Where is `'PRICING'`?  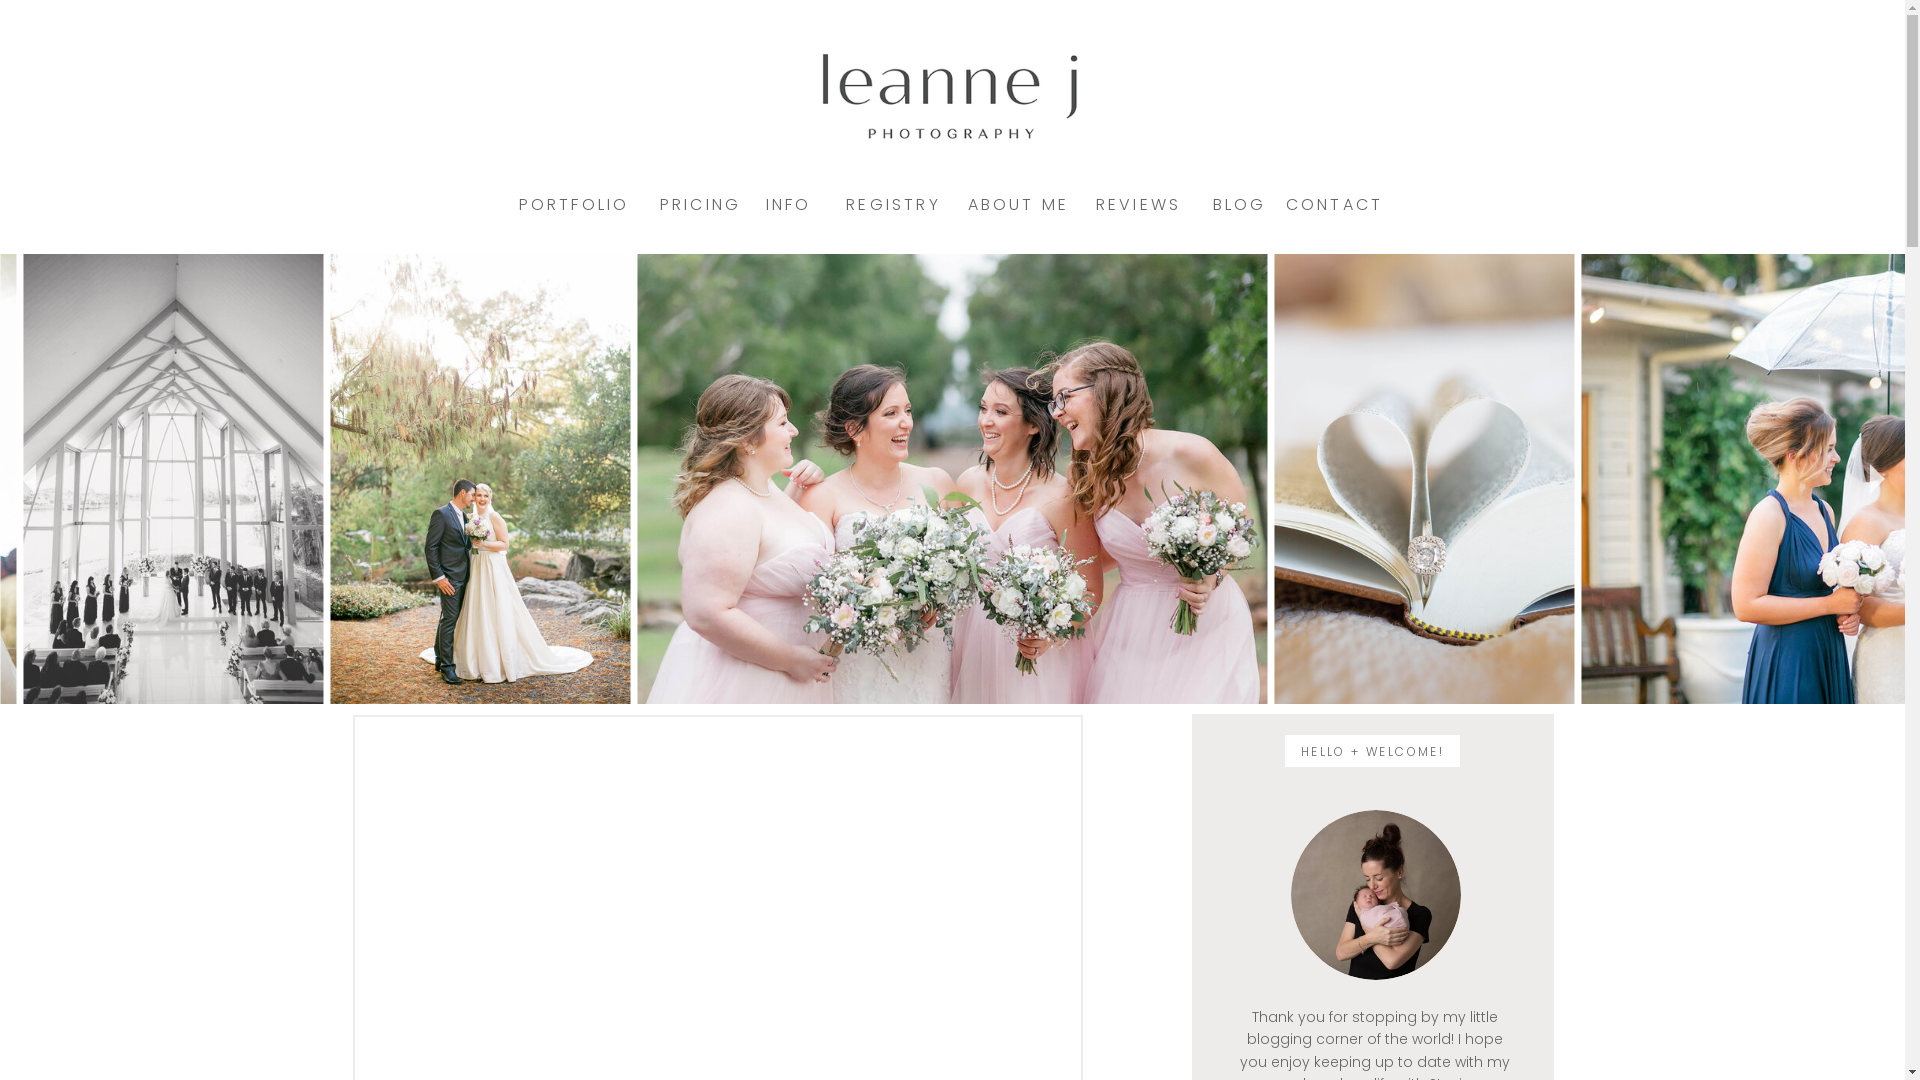 'PRICING' is located at coordinates (700, 204).